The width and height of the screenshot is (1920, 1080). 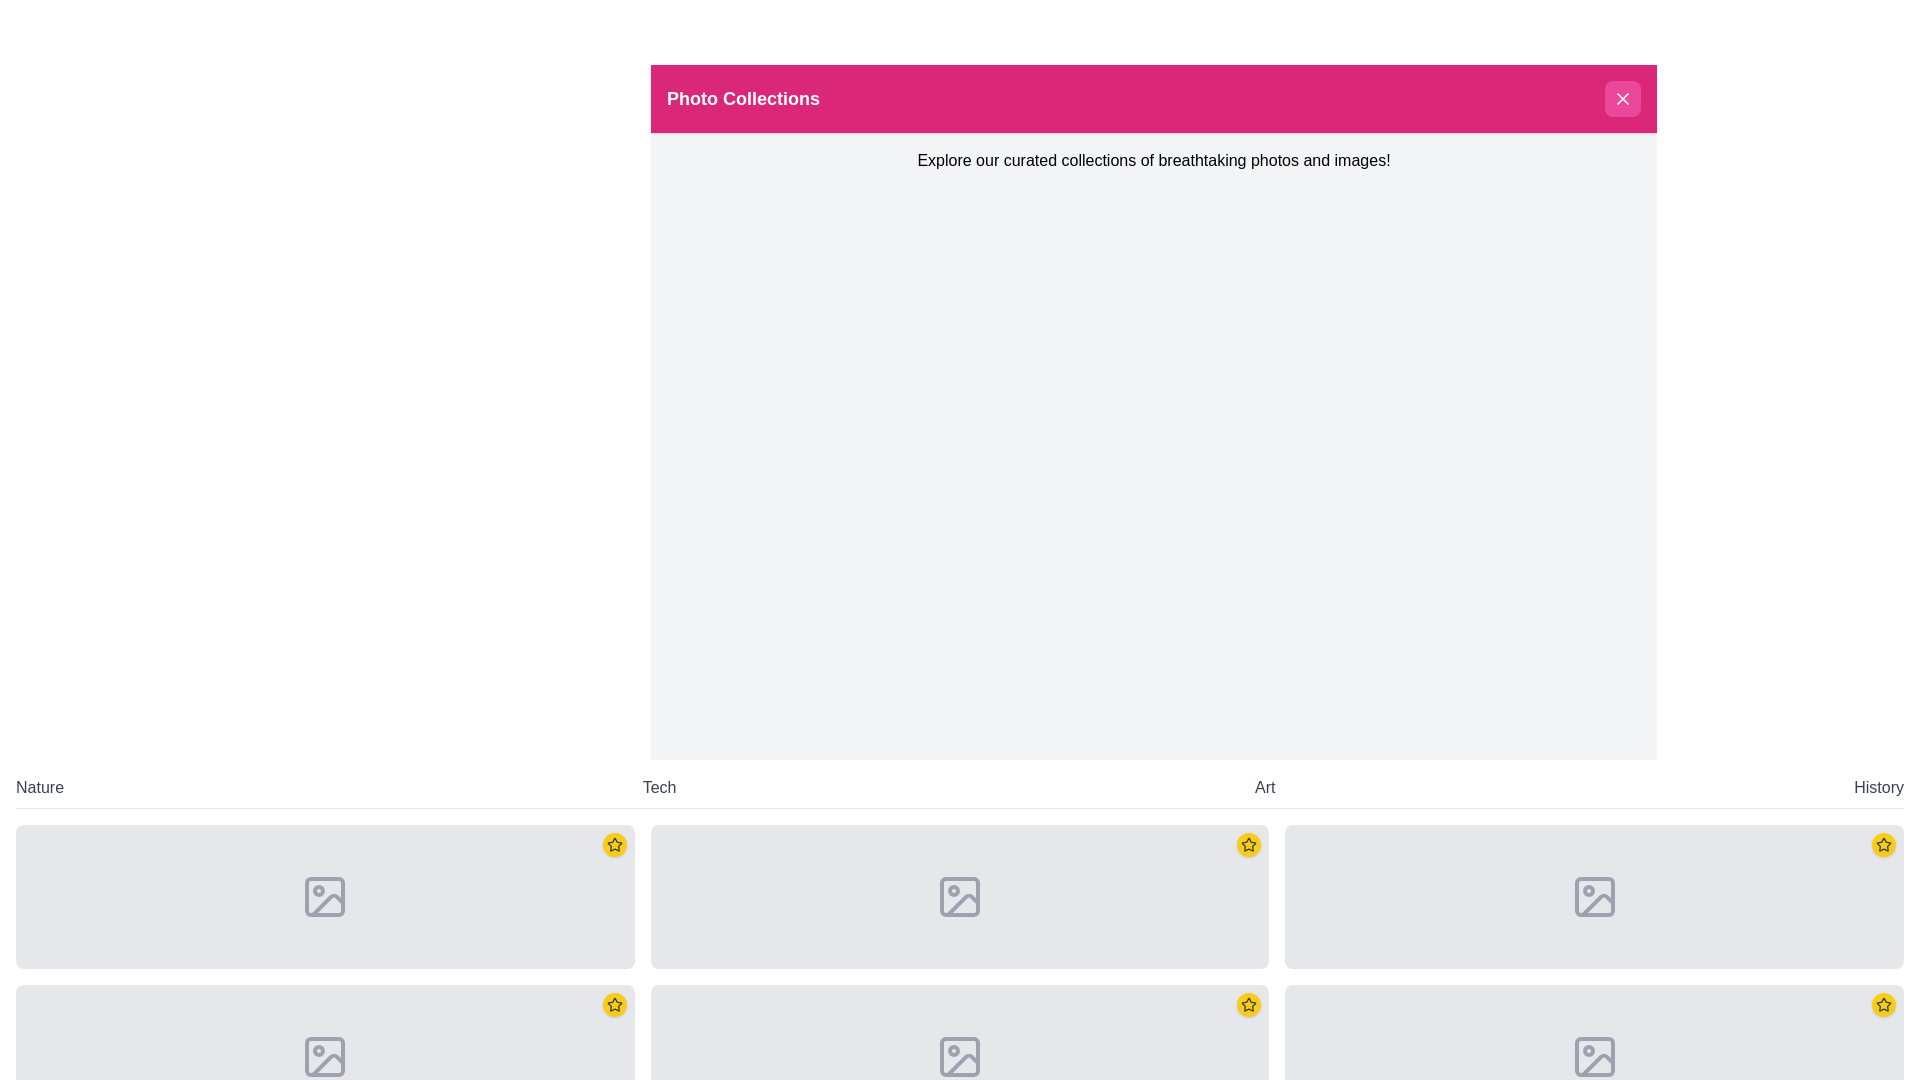 I want to click on the fourth card, so click(x=1593, y=896).